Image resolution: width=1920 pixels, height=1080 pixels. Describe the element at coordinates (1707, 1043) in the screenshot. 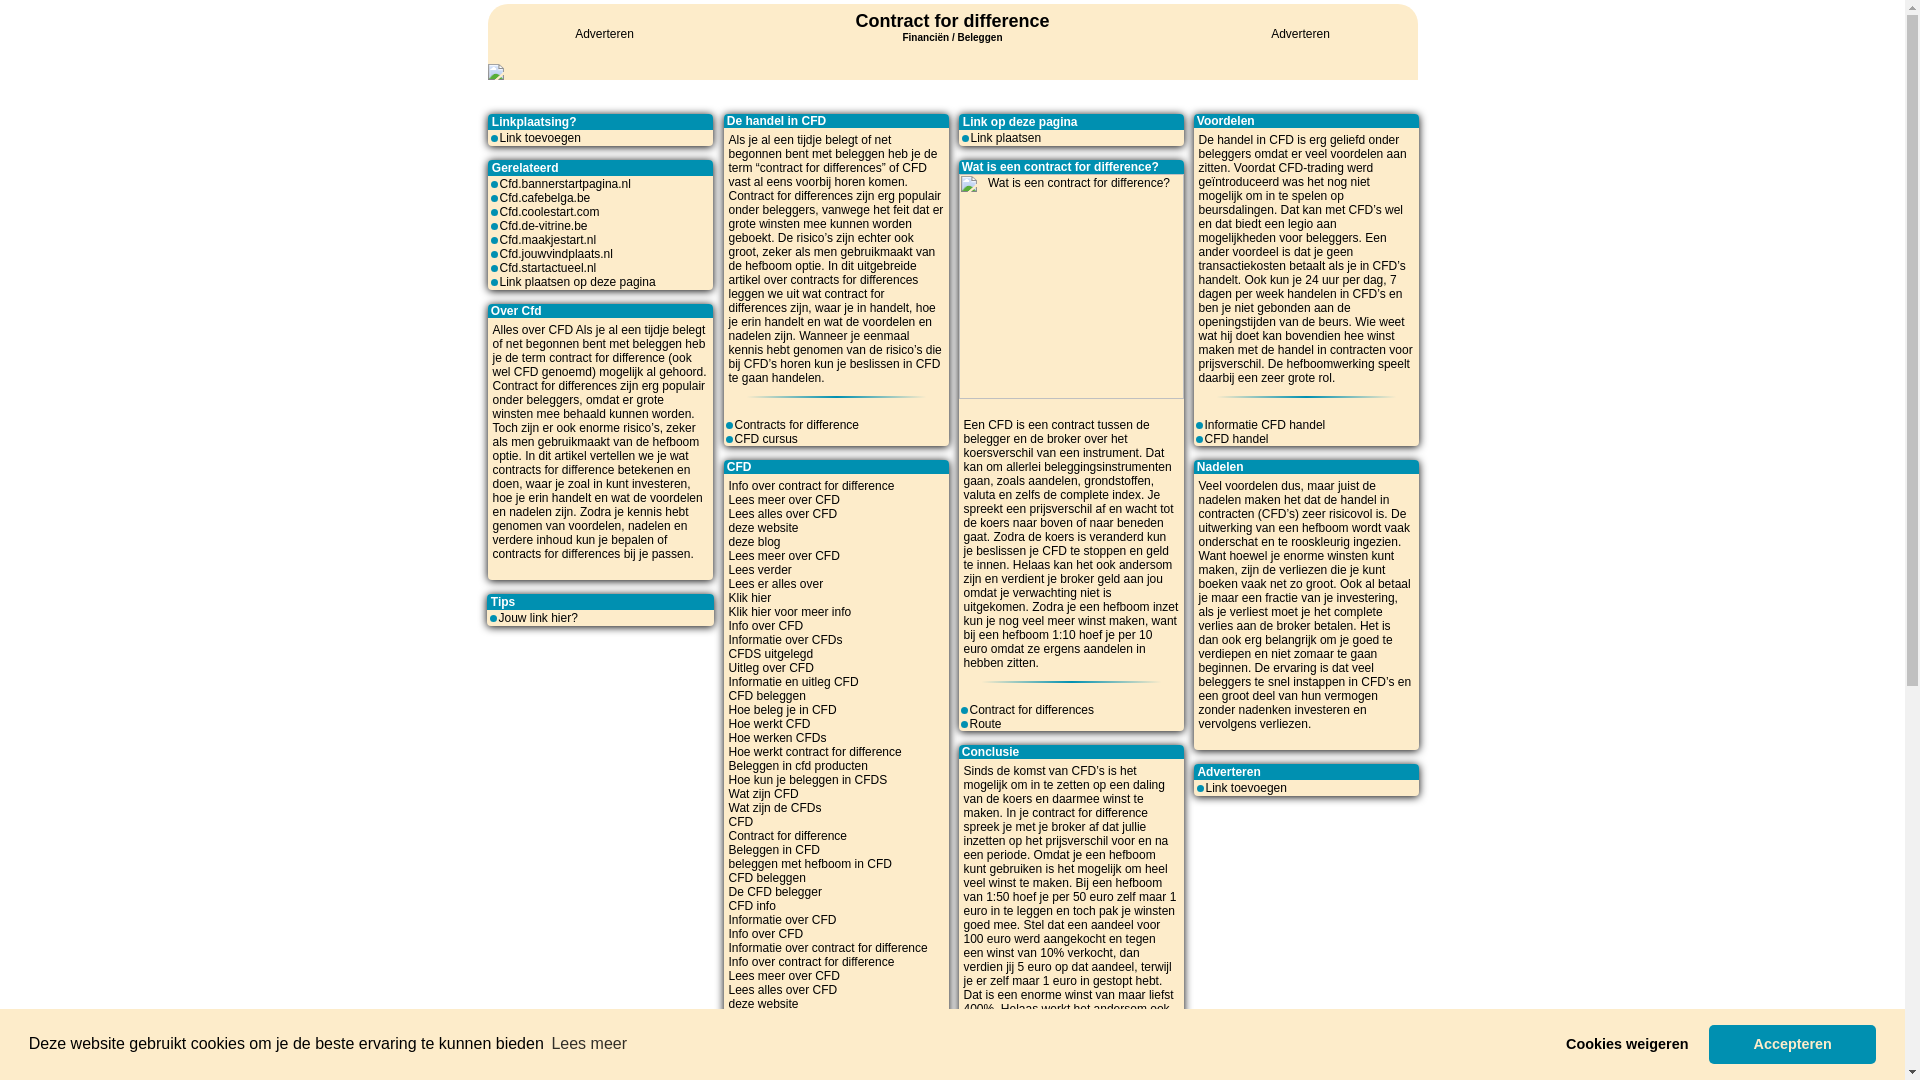

I see `'Accepteren'` at that location.